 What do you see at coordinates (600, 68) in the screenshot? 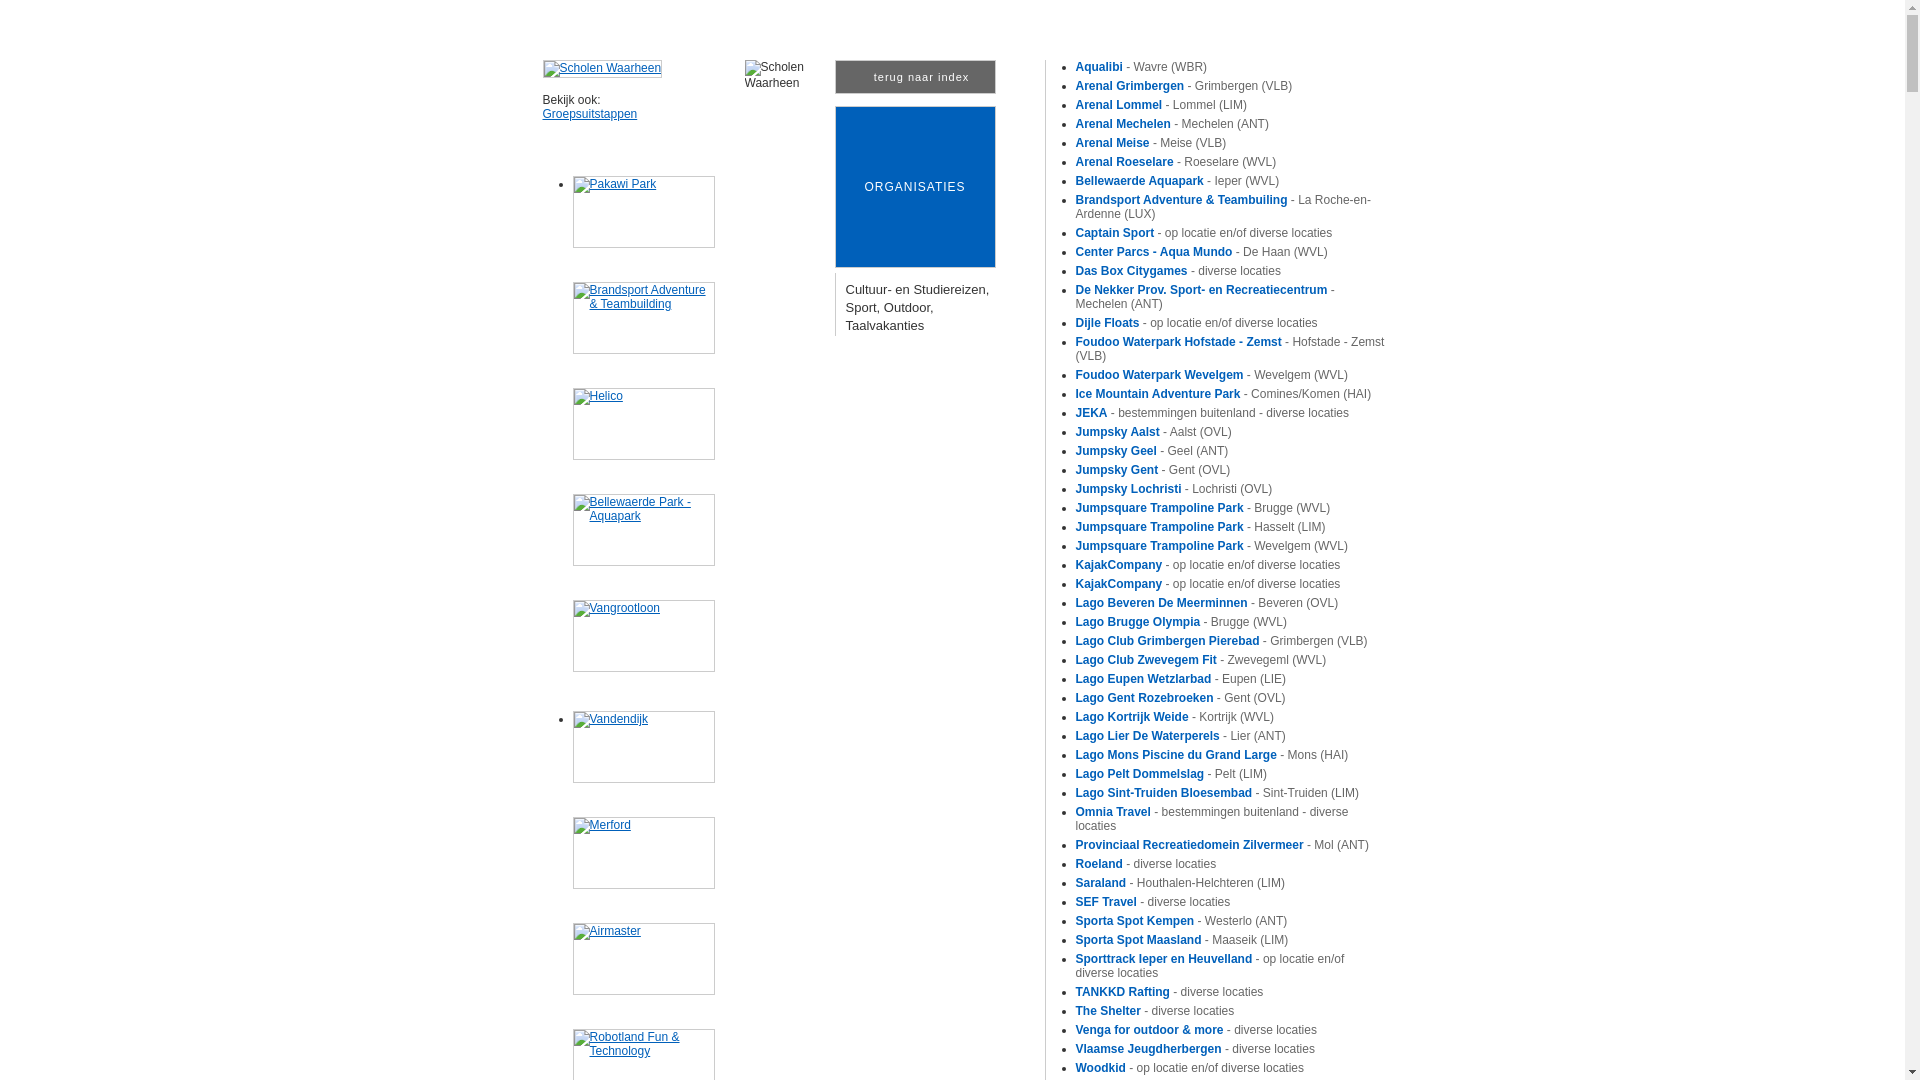
I see `'Scholen Waarheen'` at bounding box center [600, 68].